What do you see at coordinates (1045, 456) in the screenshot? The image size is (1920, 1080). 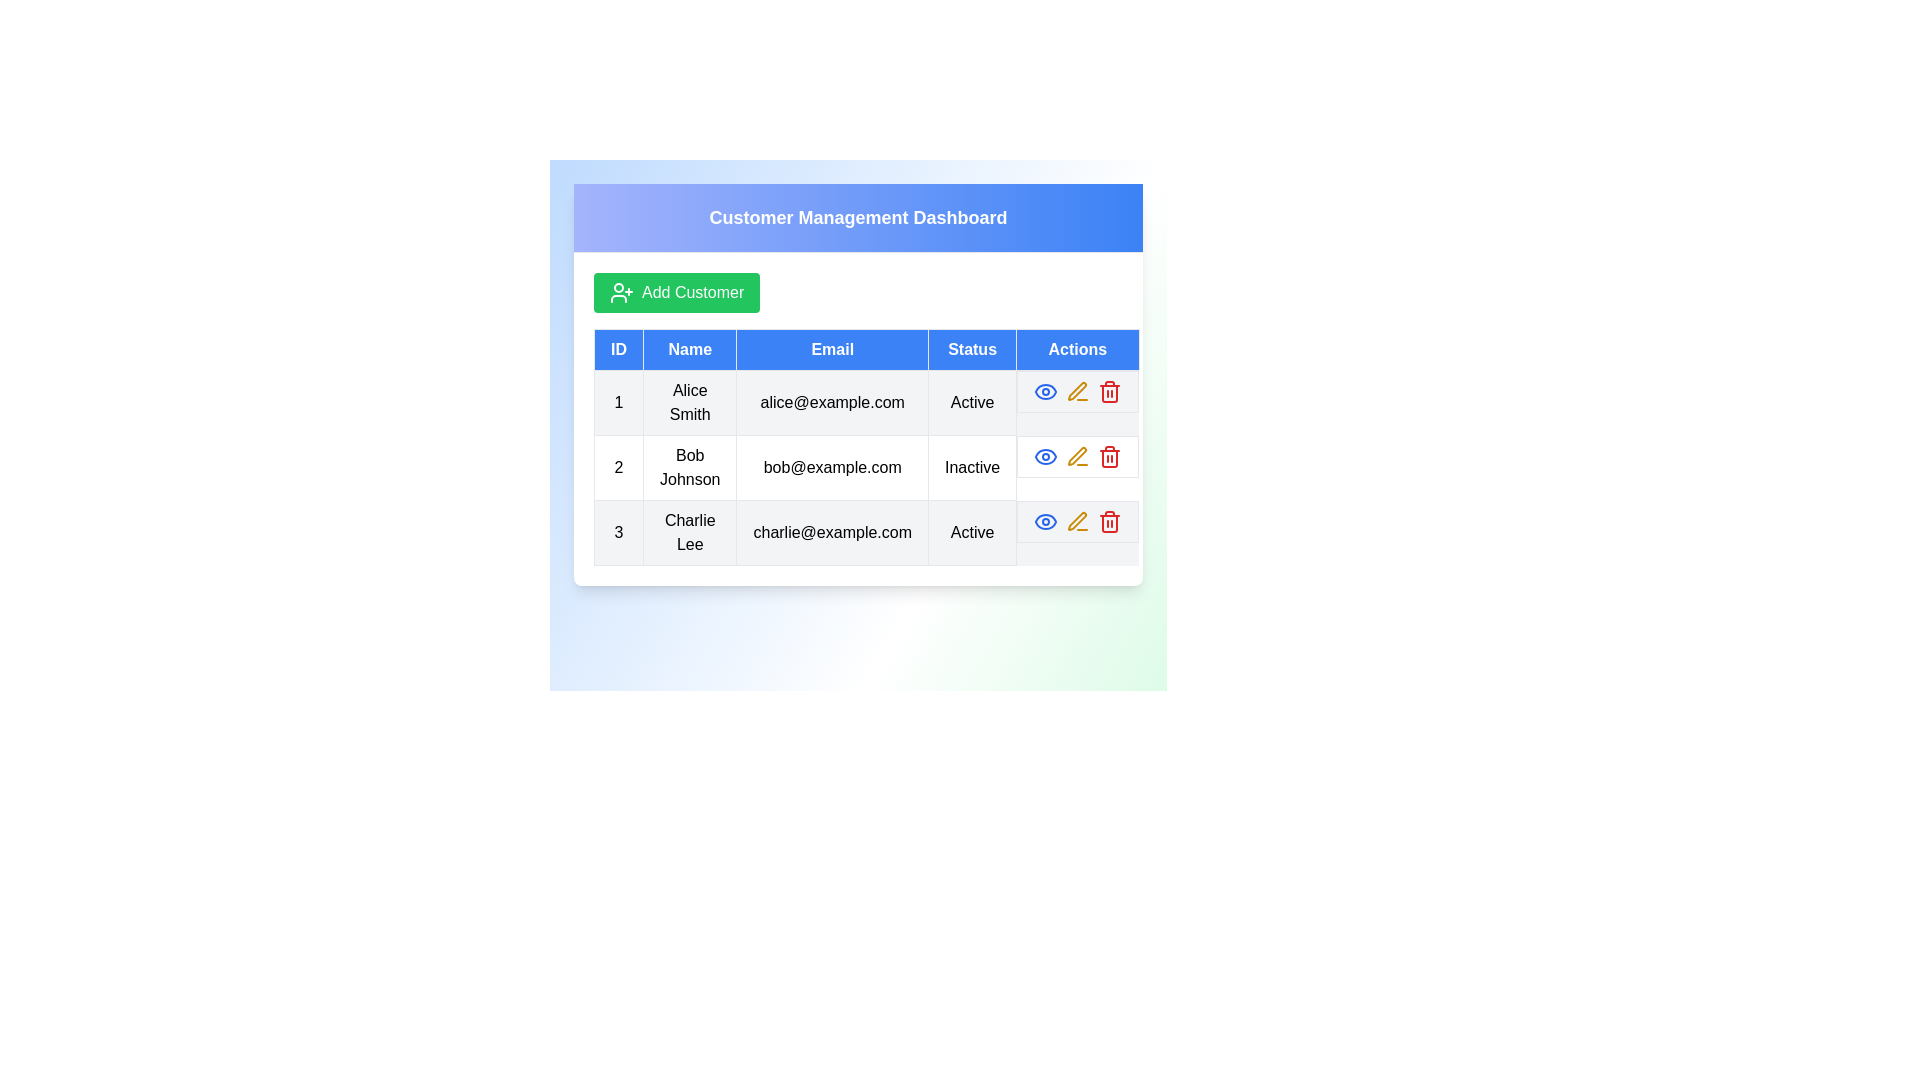 I see `the 'Eye' icon for the customer with ID 2` at bounding box center [1045, 456].